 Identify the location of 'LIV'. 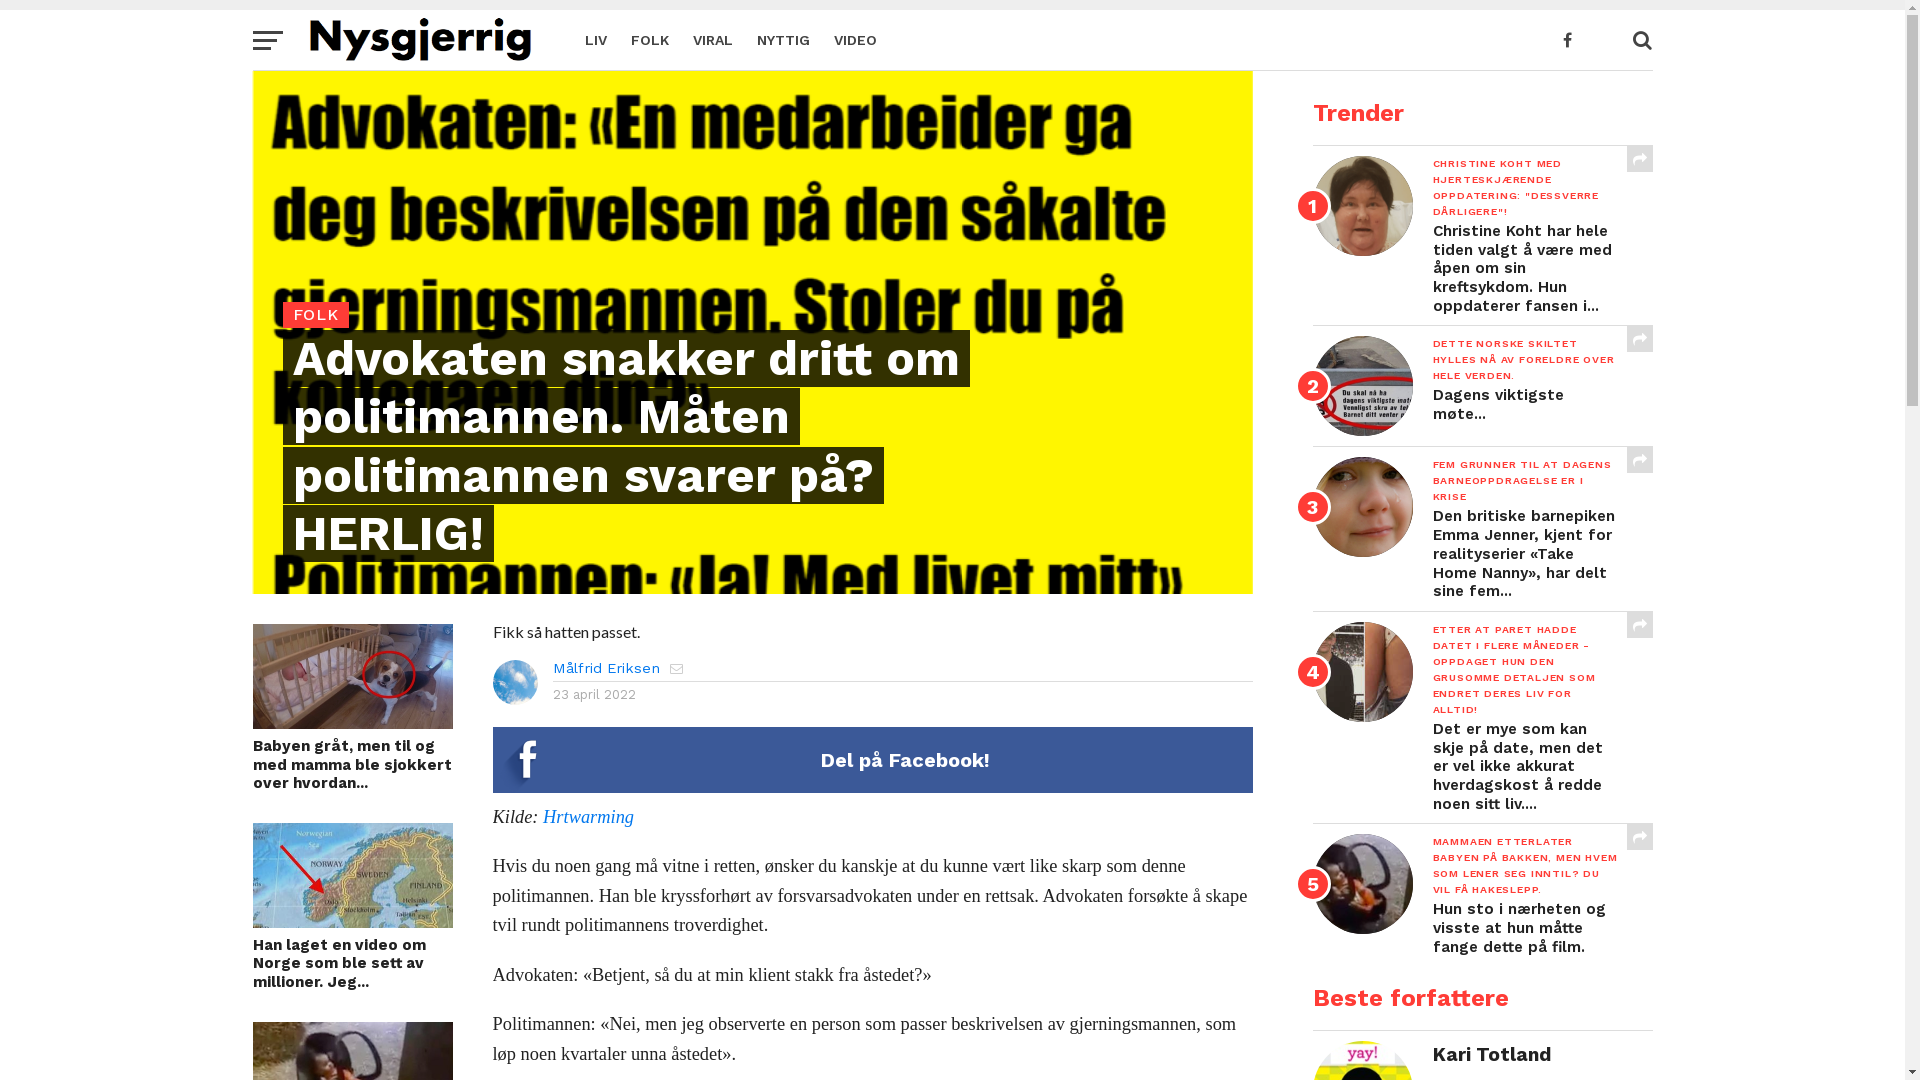
(570, 39).